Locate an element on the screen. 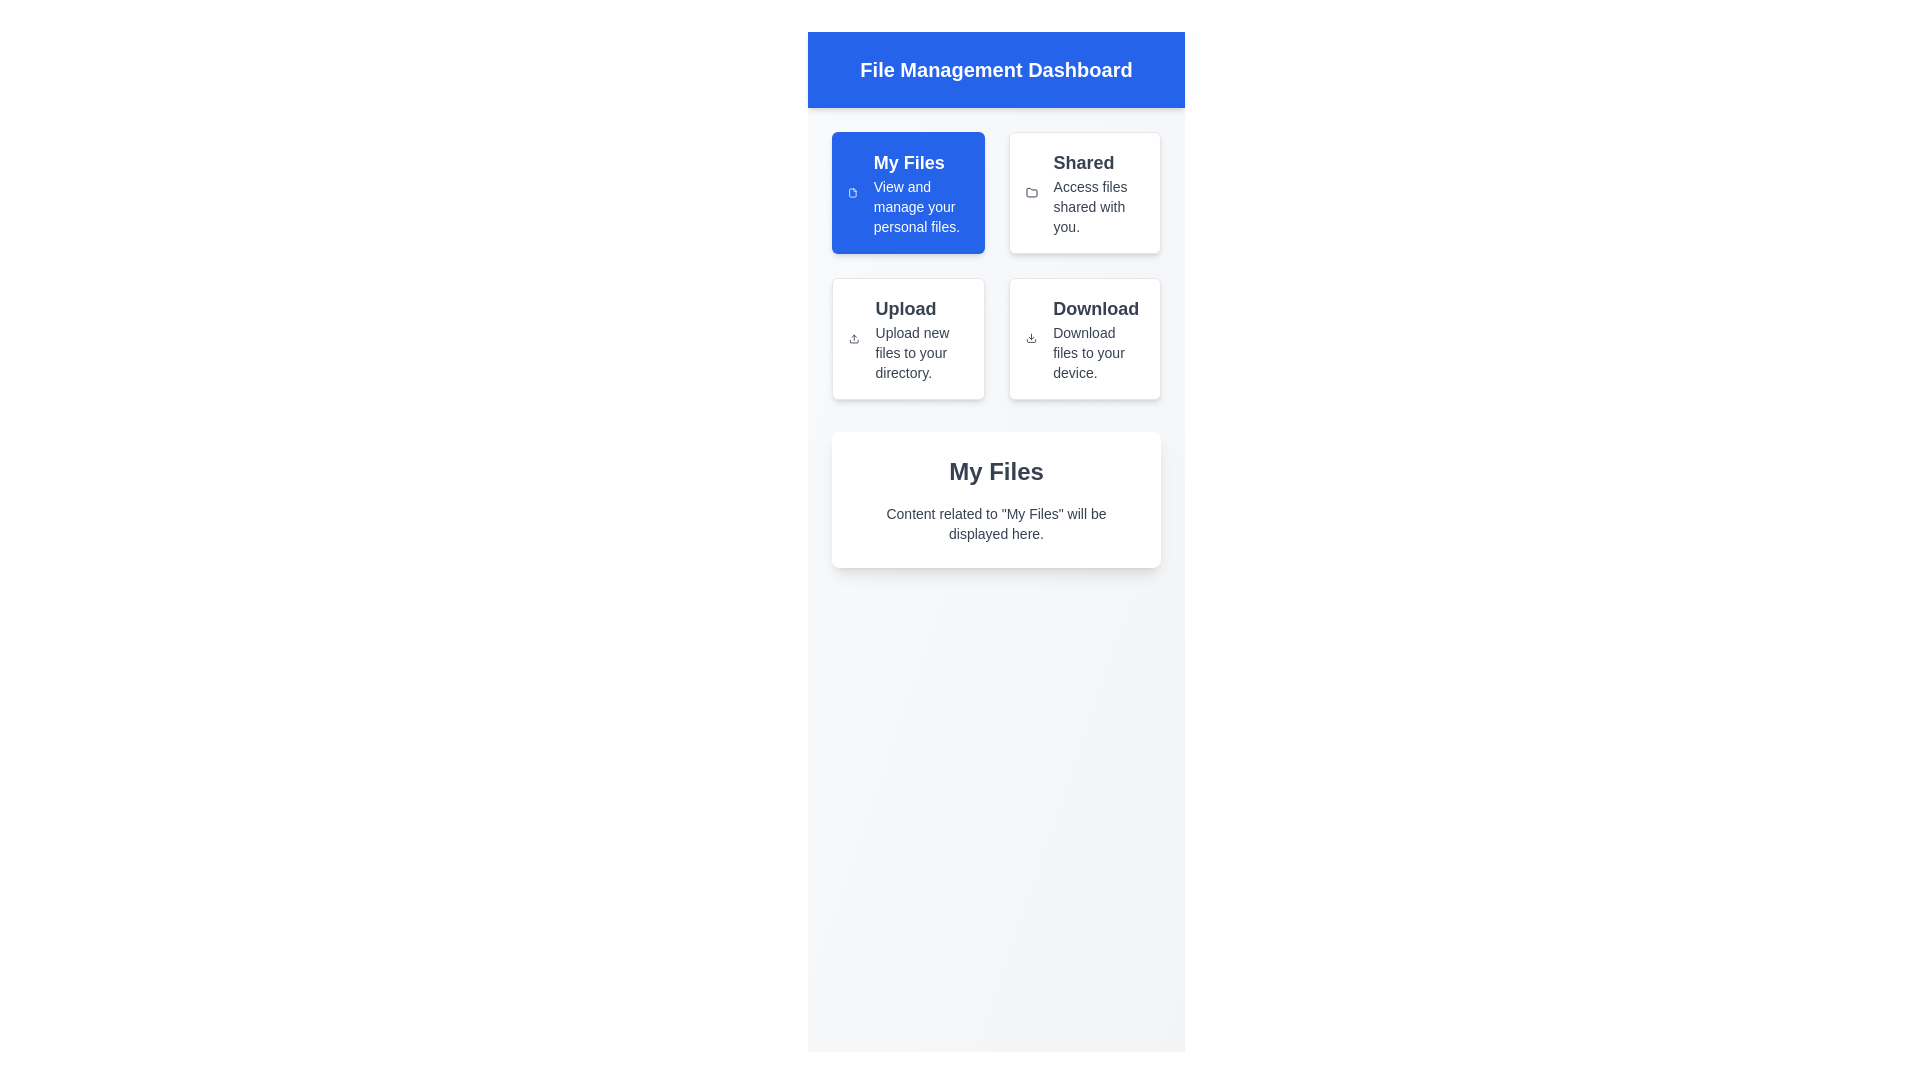 This screenshot has height=1080, width=1920. the 'Shared' text block within the card interface located in the top-right corner of the grid layout beneath the blue header is located at coordinates (1097, 192).